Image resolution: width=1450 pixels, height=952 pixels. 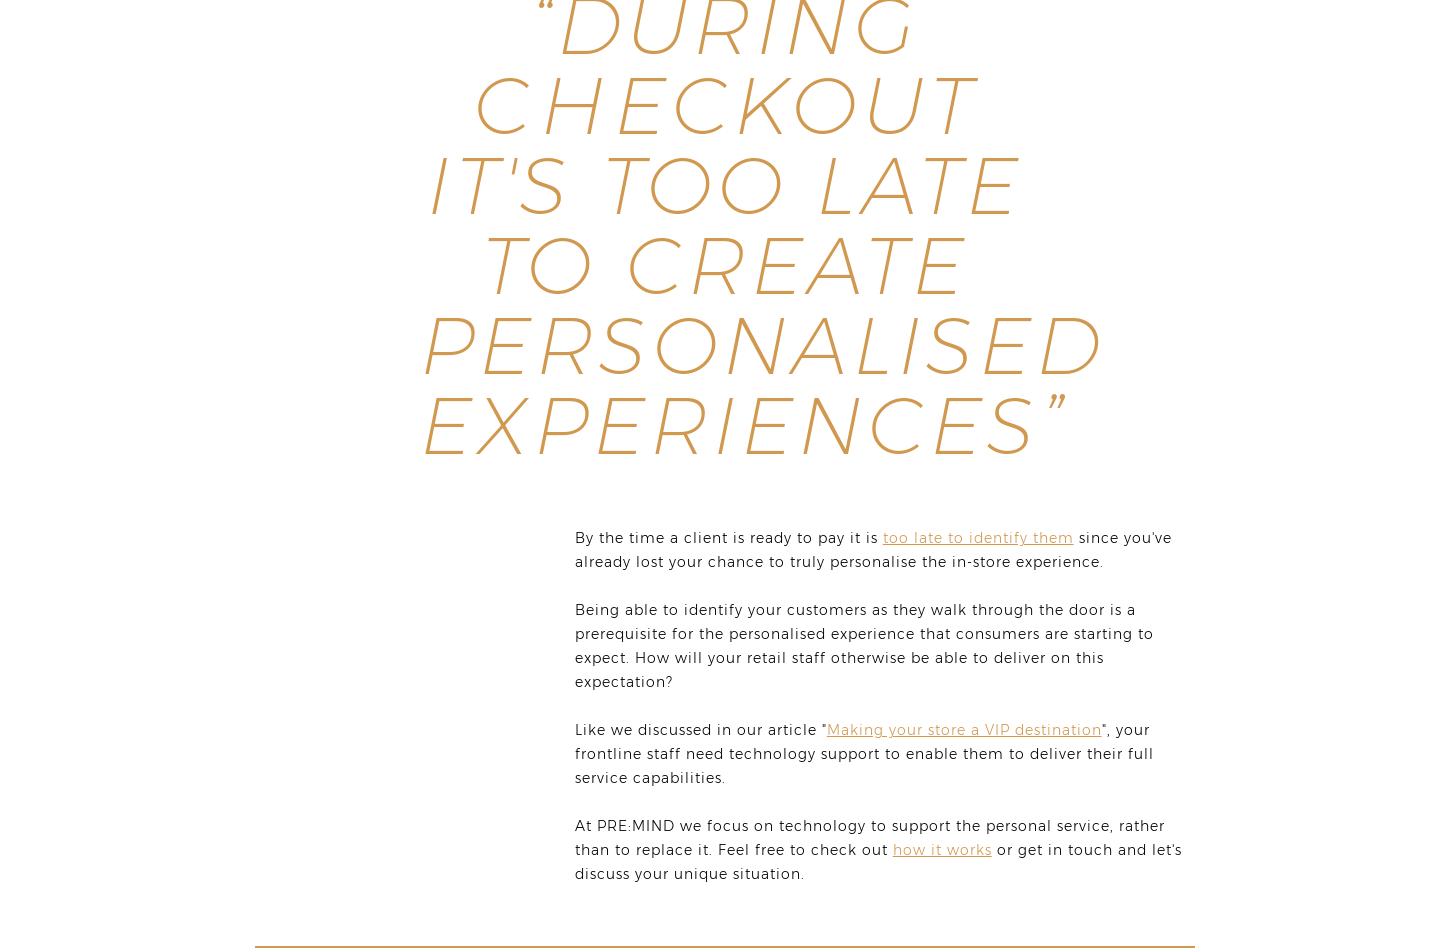 I want to click on 'since you've already lost your chance to truly personalise the in-store experience.', so click(x=575, y=549).